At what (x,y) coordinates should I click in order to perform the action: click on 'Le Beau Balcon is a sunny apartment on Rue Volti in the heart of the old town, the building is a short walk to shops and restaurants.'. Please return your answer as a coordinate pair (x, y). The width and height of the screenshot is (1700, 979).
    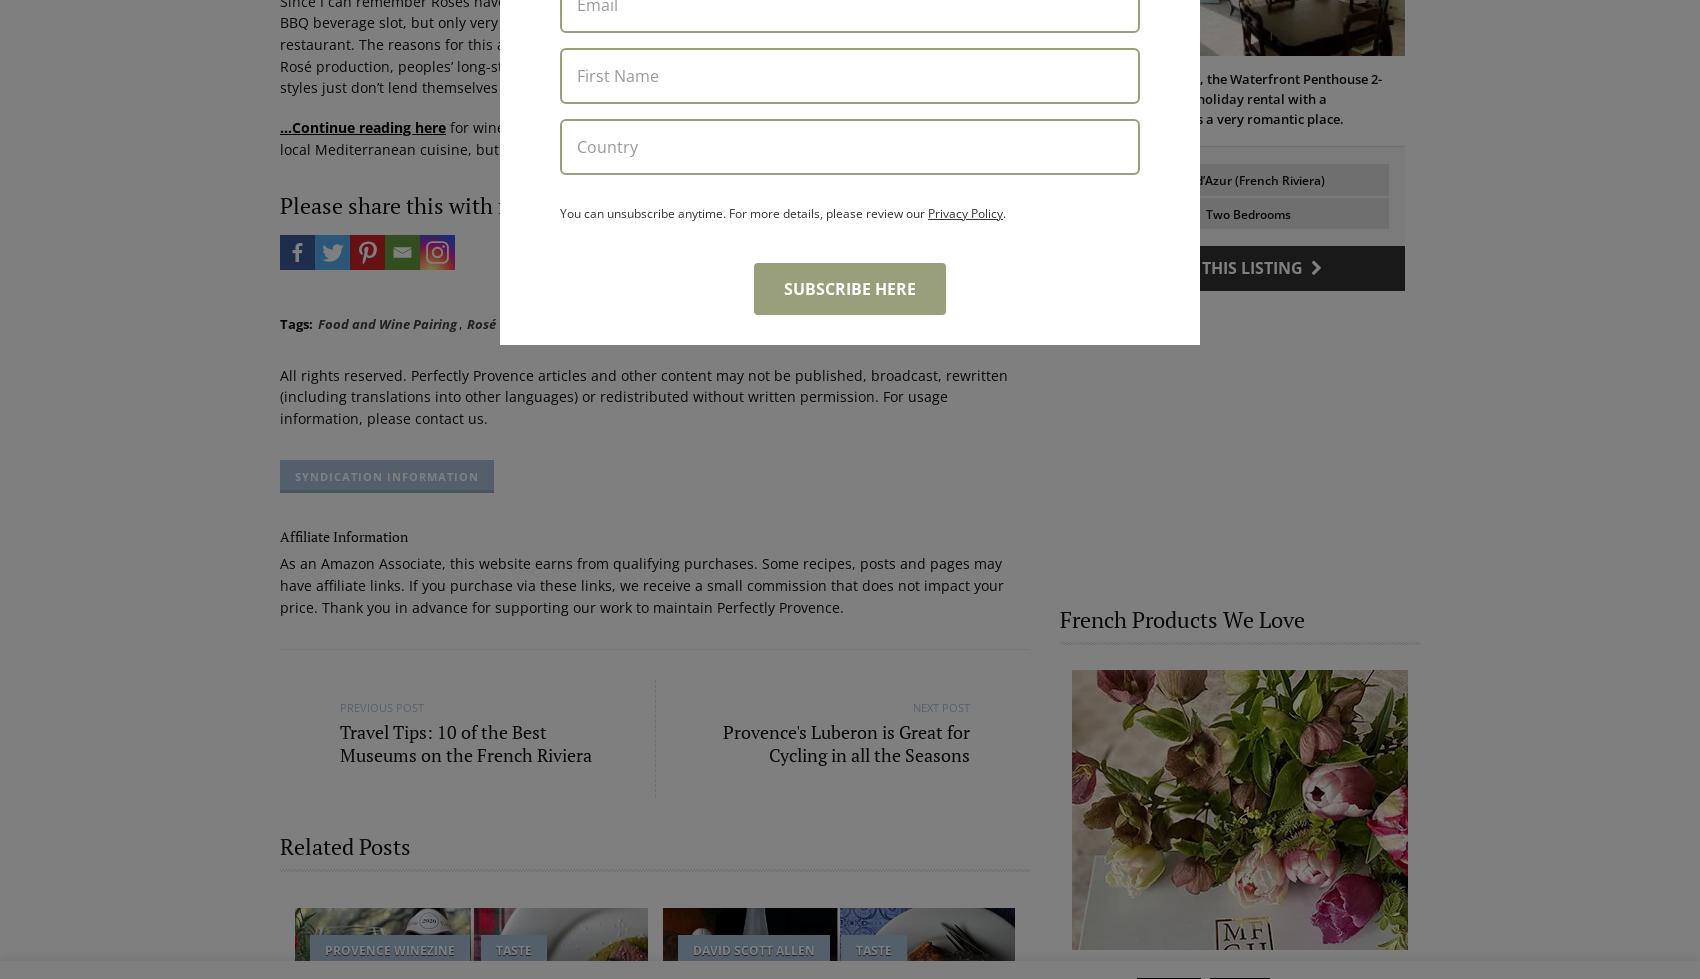
    Looking at the image, I should click on (10, 97).